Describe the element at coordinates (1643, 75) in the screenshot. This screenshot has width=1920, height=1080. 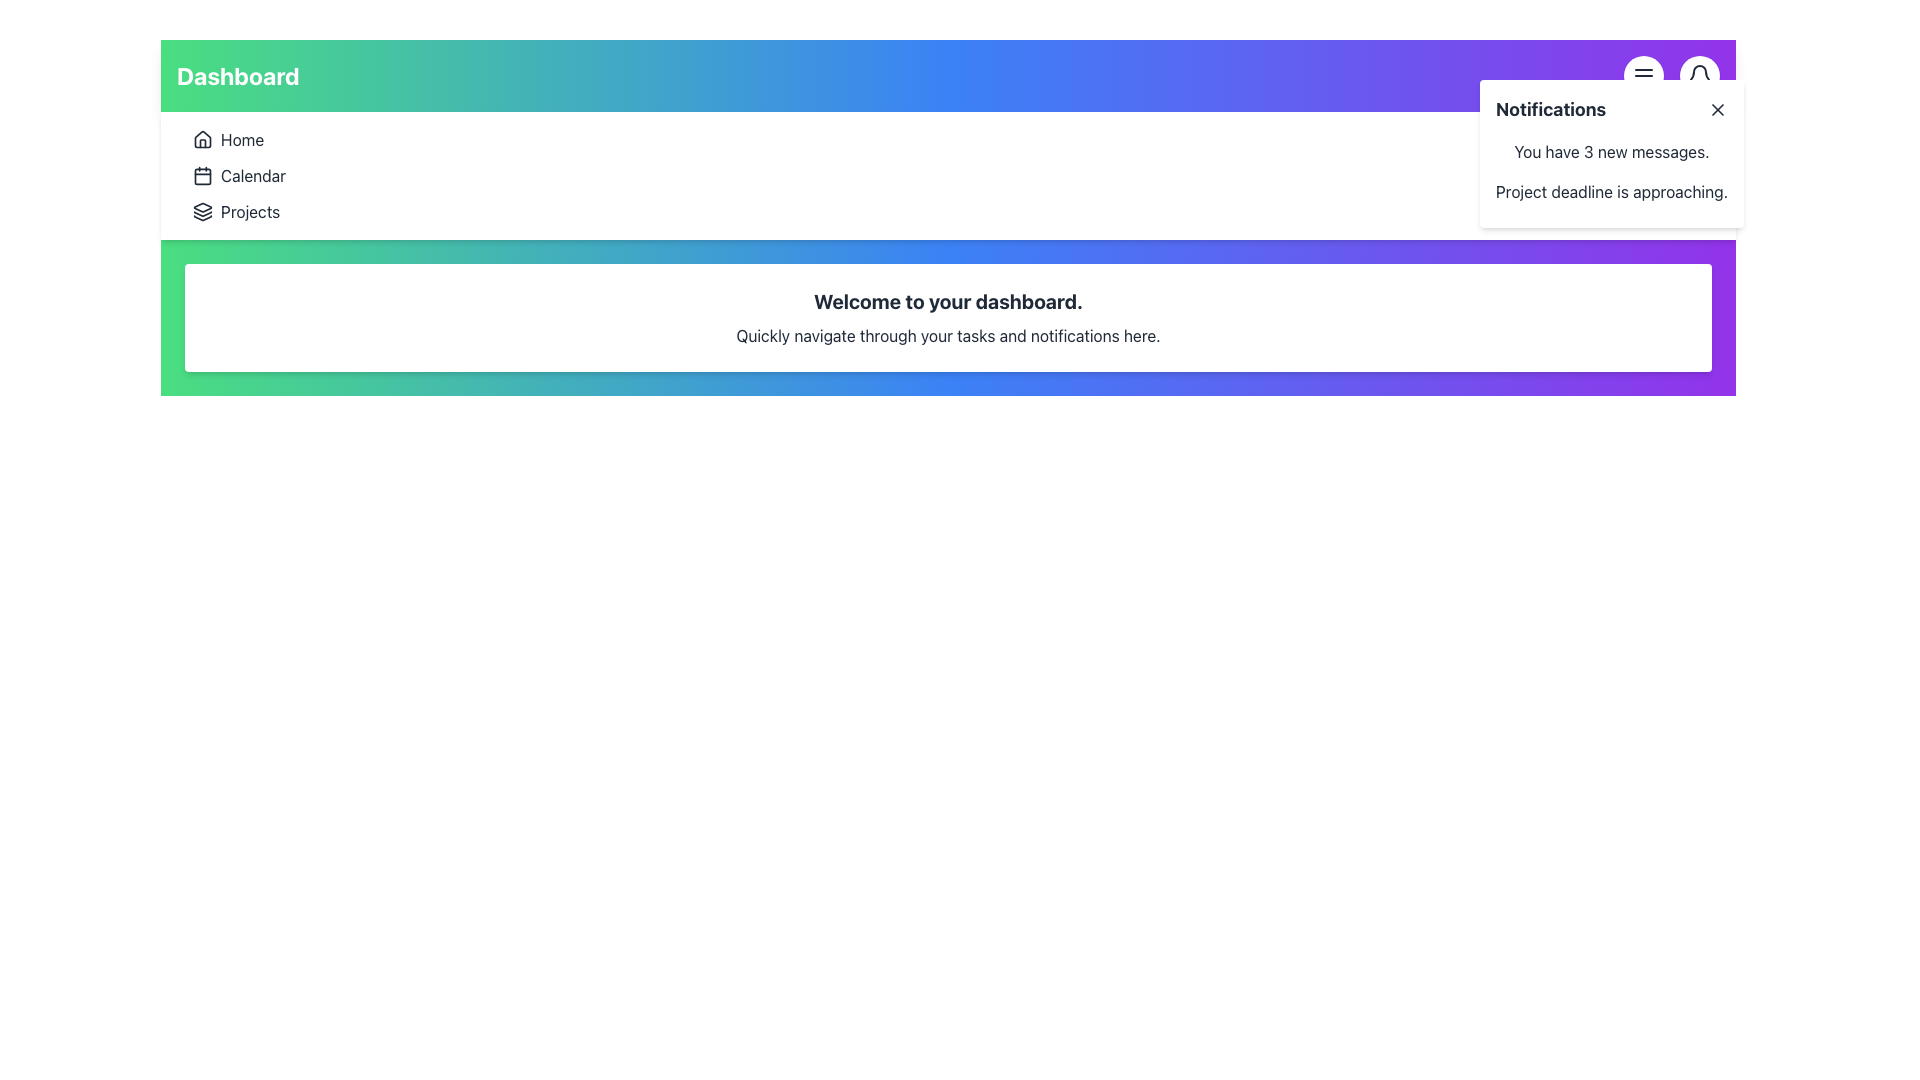
I see `the circular button with a white background and a black hamburger icon located at the top-right corner of the interface` at that location.